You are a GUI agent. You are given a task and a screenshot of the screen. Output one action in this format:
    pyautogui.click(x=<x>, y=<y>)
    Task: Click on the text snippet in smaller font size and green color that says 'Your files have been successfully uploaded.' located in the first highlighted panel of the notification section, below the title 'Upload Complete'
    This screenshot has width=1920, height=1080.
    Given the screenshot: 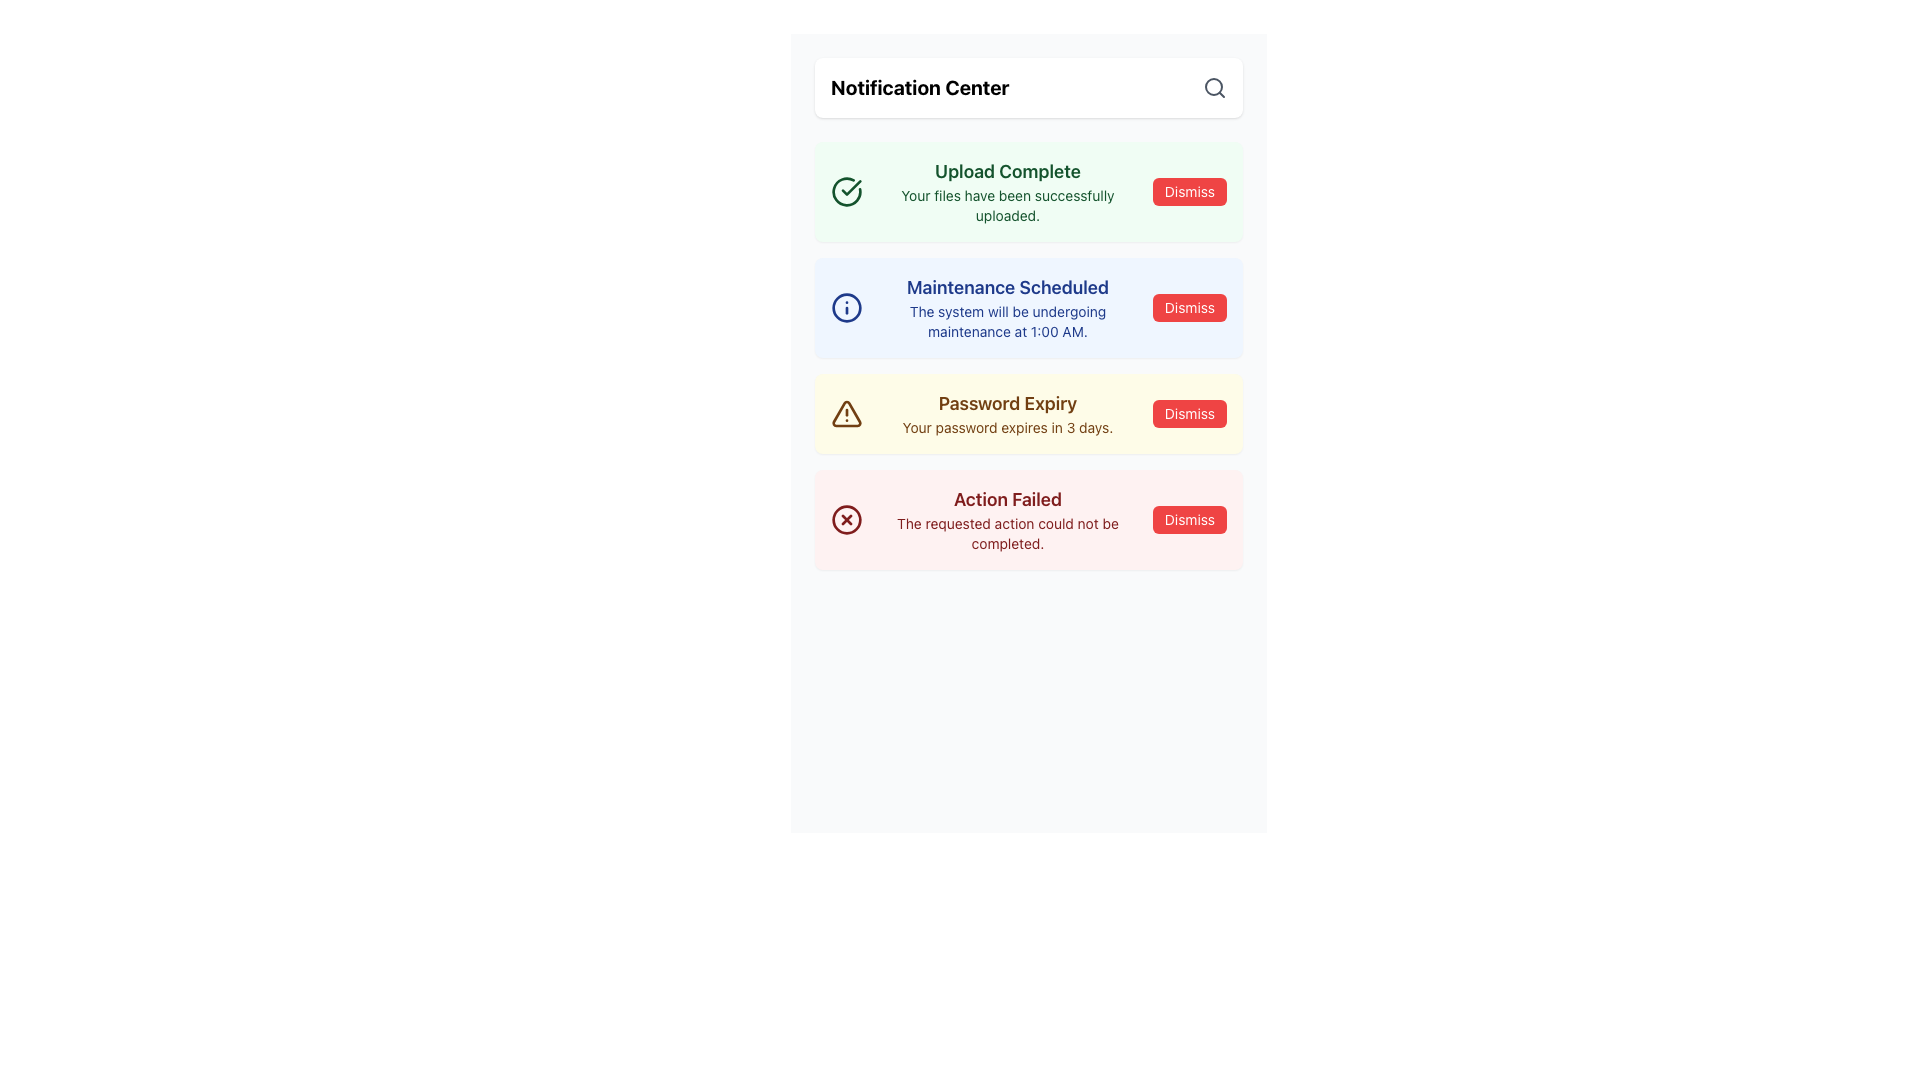 What is the action you would take?
    pyautogui.click(x=1008, y=205)
    